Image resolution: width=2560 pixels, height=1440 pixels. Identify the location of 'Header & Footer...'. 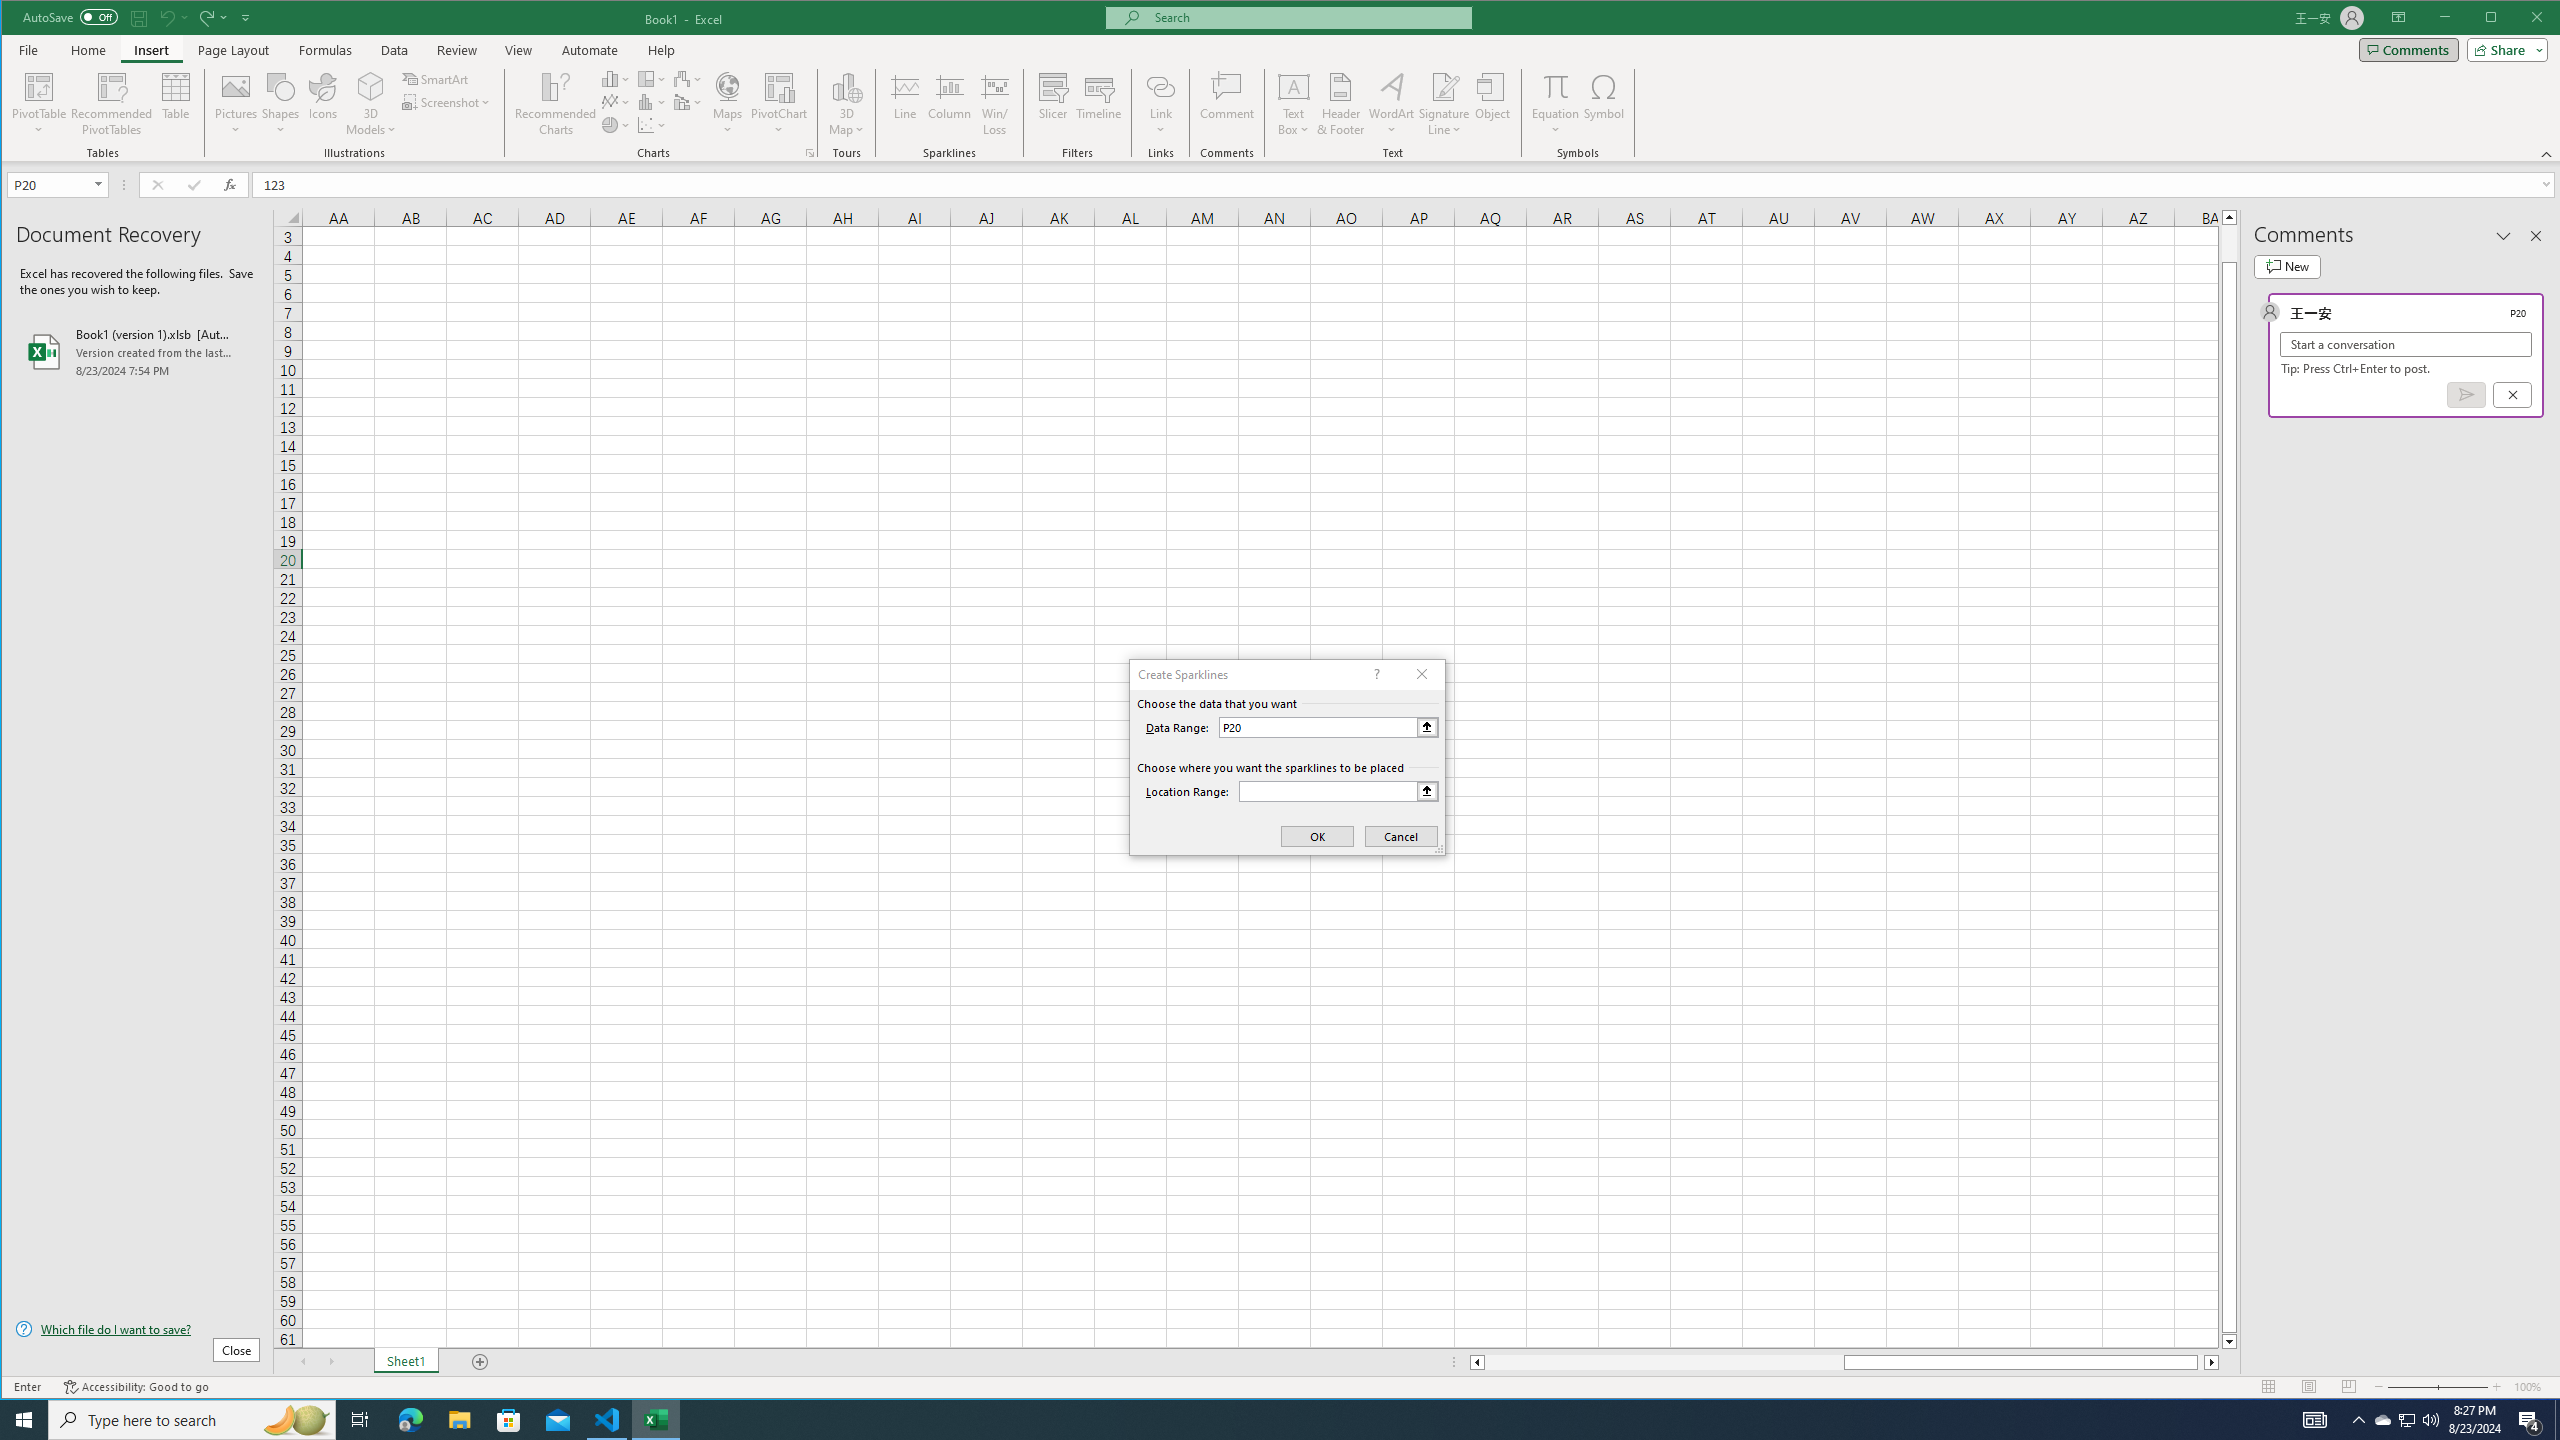
(1341, 103).